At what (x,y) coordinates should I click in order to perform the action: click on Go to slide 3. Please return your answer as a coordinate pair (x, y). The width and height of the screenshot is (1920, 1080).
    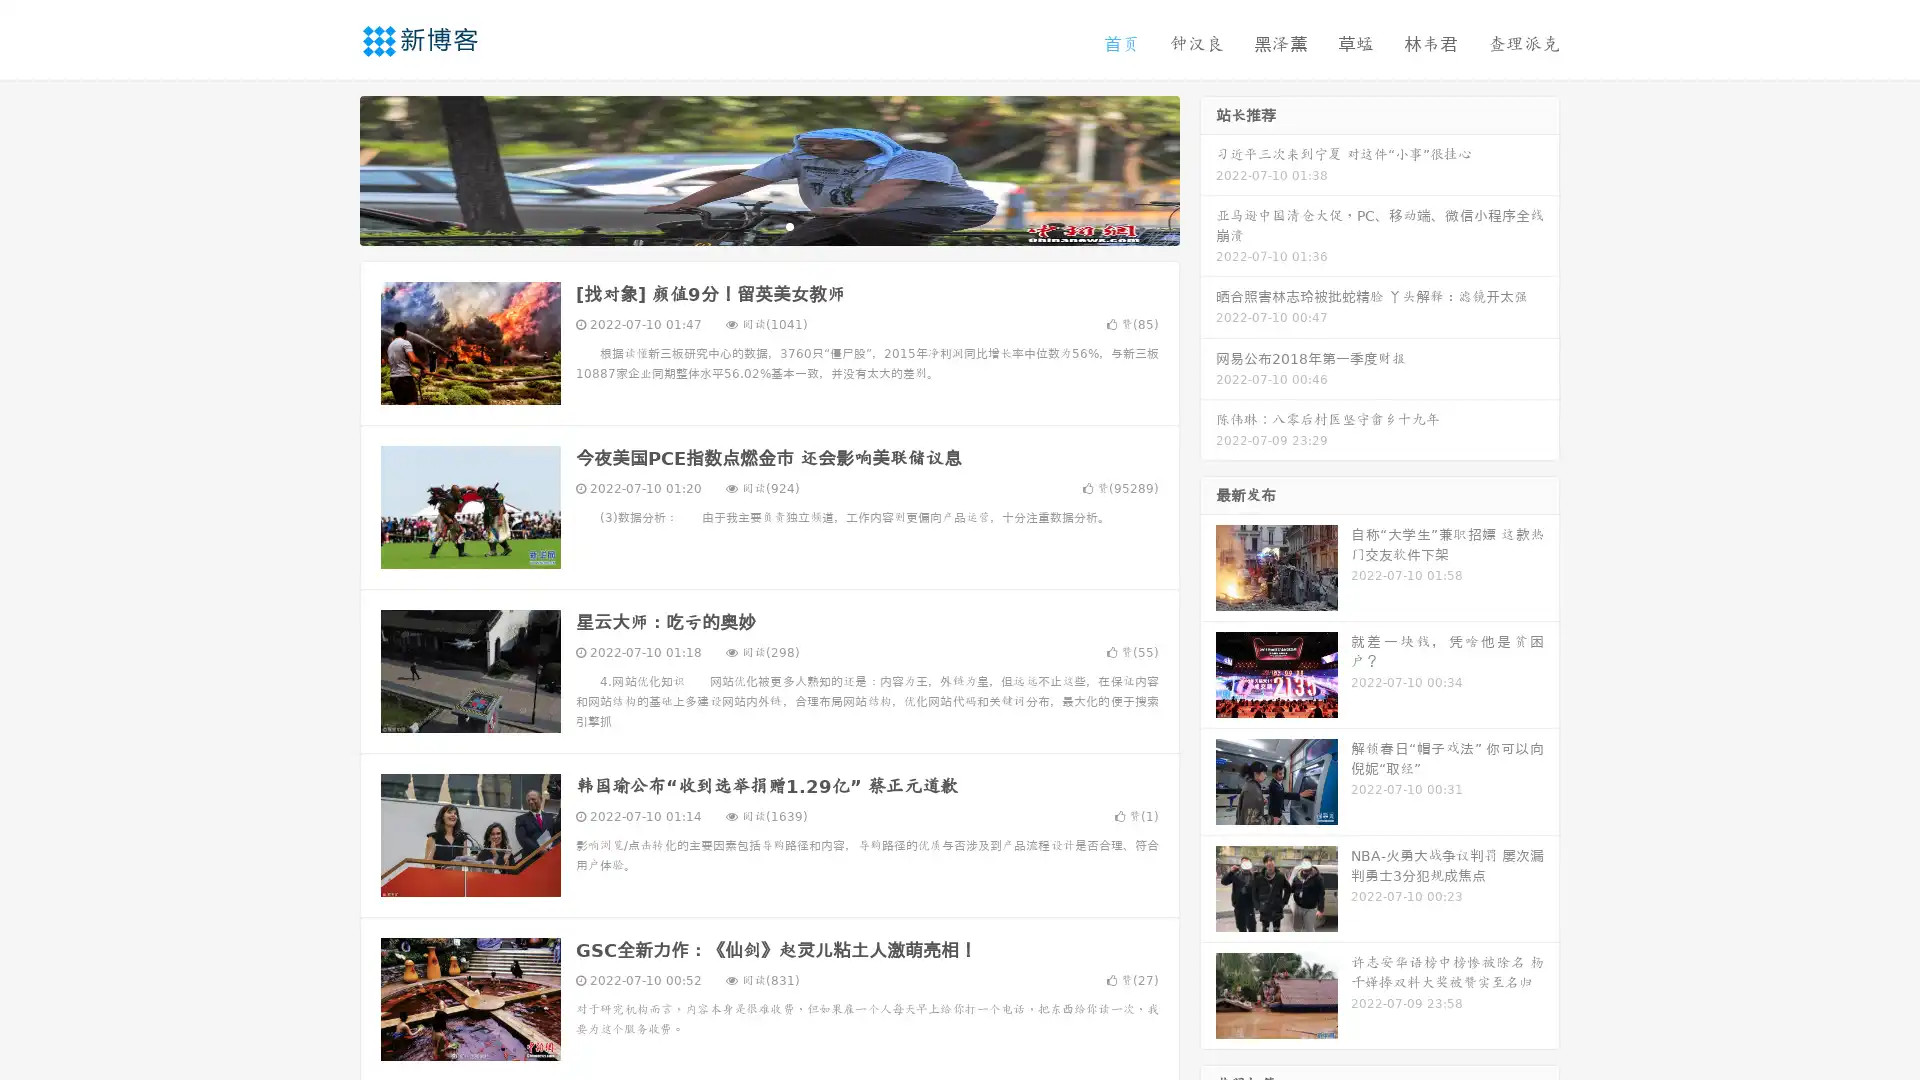
    Looking at the image, I should click on (789, 225).